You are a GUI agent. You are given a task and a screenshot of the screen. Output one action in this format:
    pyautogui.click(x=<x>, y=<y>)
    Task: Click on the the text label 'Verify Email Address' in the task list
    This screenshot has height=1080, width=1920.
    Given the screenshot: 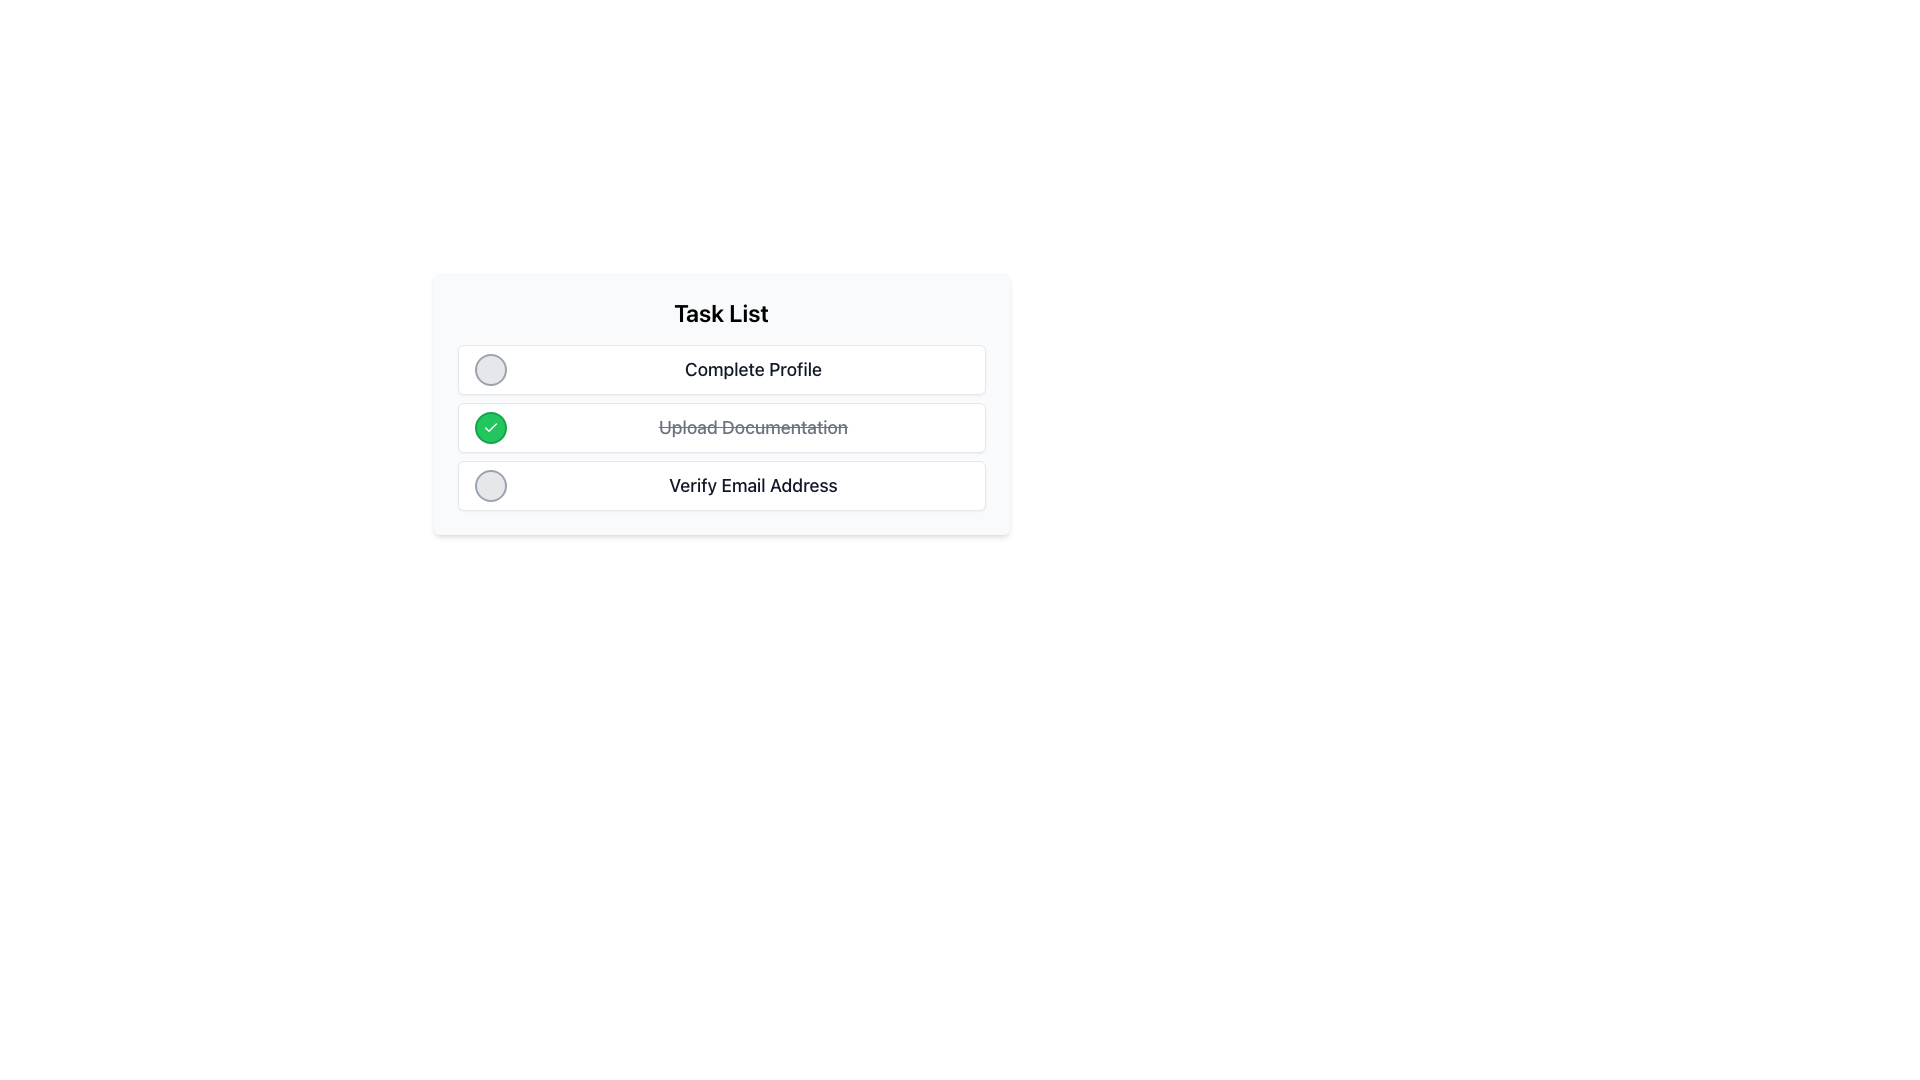 What is the action you would take?
    pyautogui.click(x=720, y=486)
    